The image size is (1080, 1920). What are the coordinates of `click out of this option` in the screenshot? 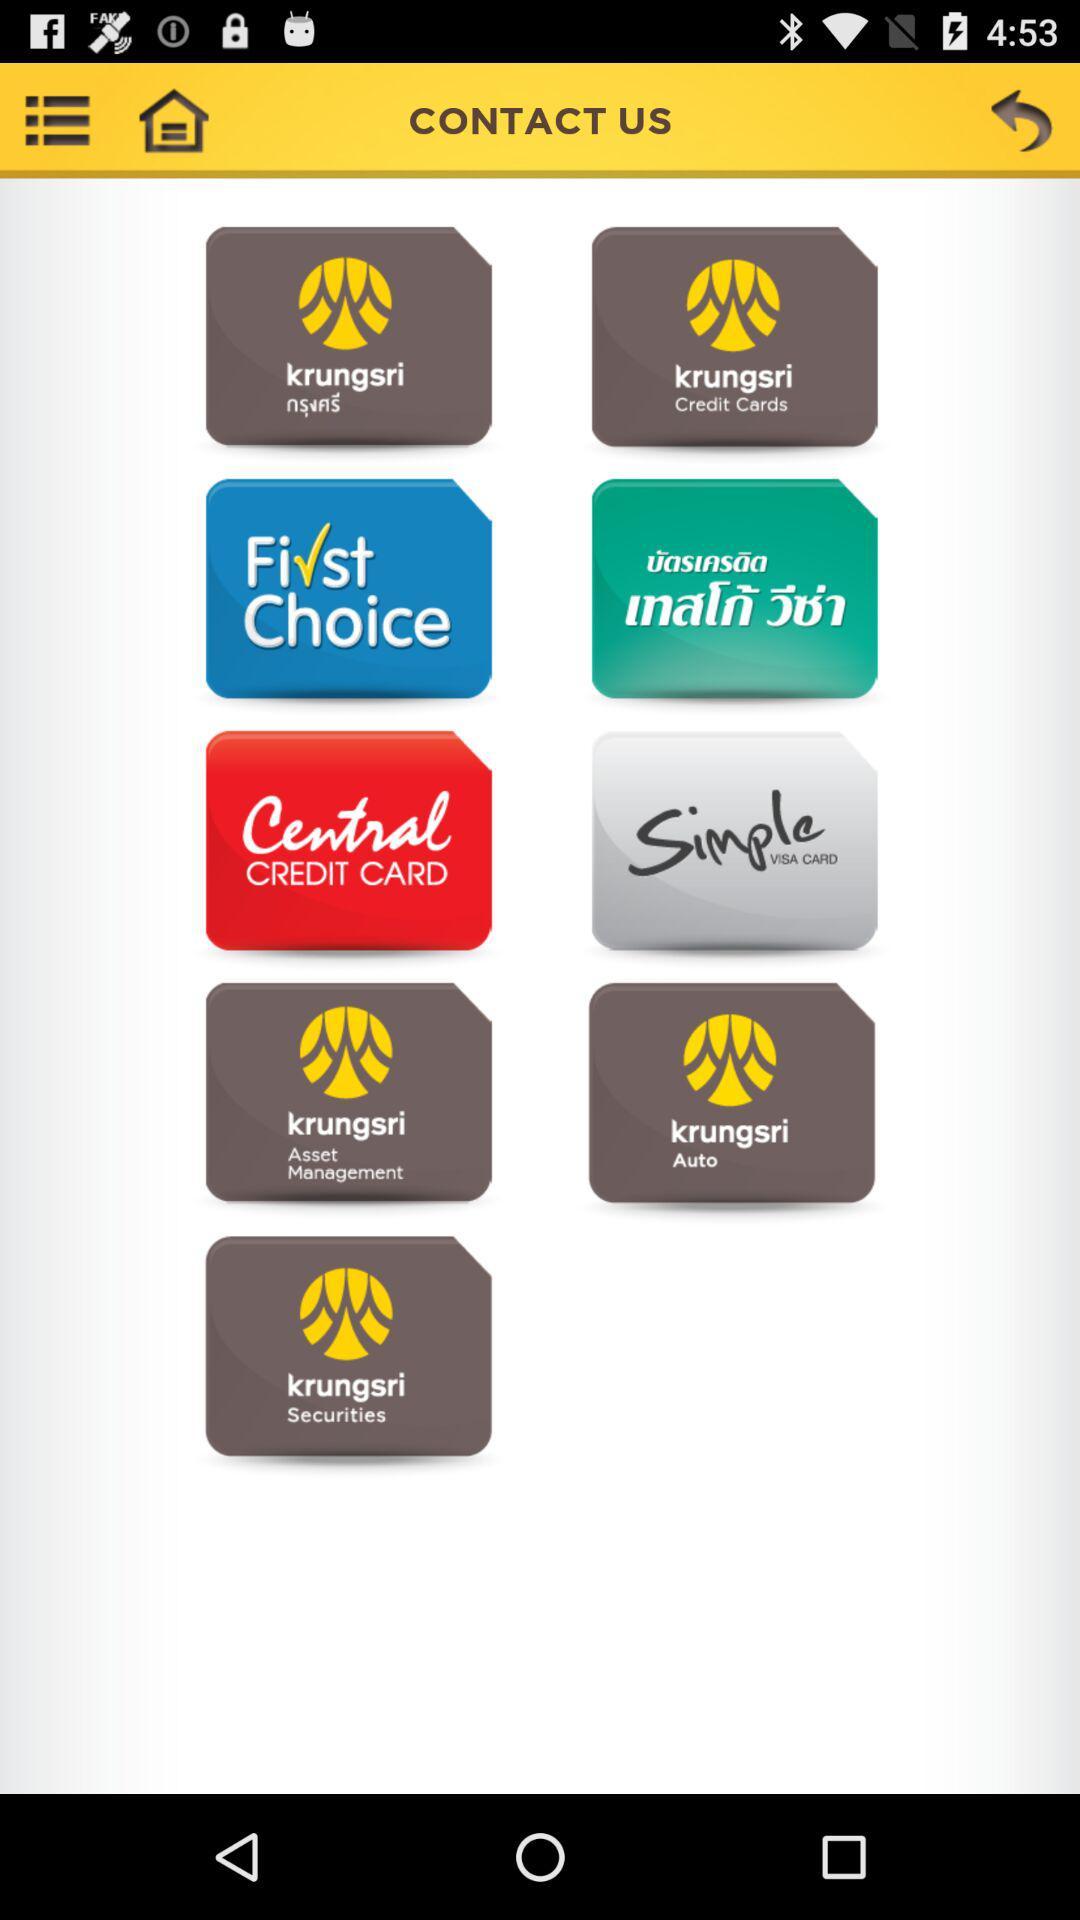 It's located at (347, 850).